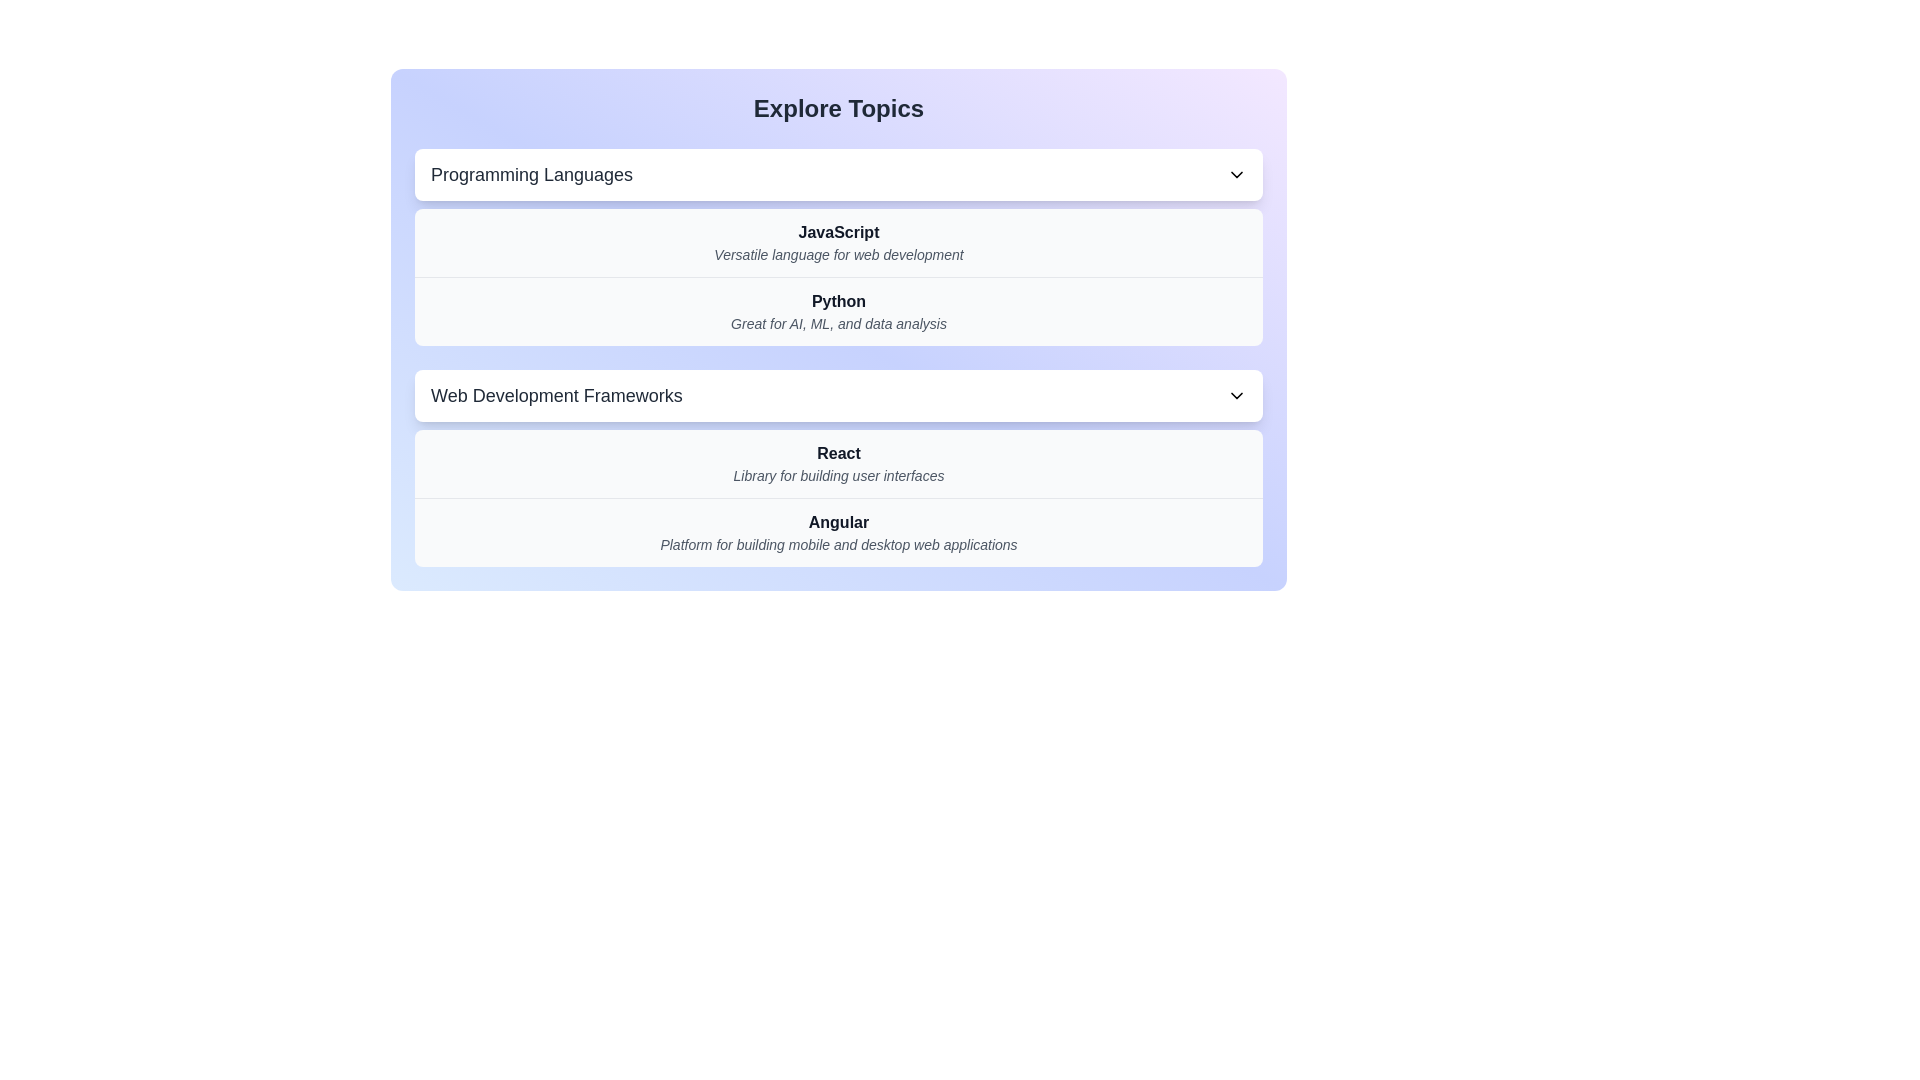 The image size is (1920, 1080). Describe the element at coordinates (839, 544) in the screenshot. I see `the Text label that provides a brief description about the Angular framework, located directly below the 'Angular' label in the 'Web Development Frameworks' subsection` at that location.